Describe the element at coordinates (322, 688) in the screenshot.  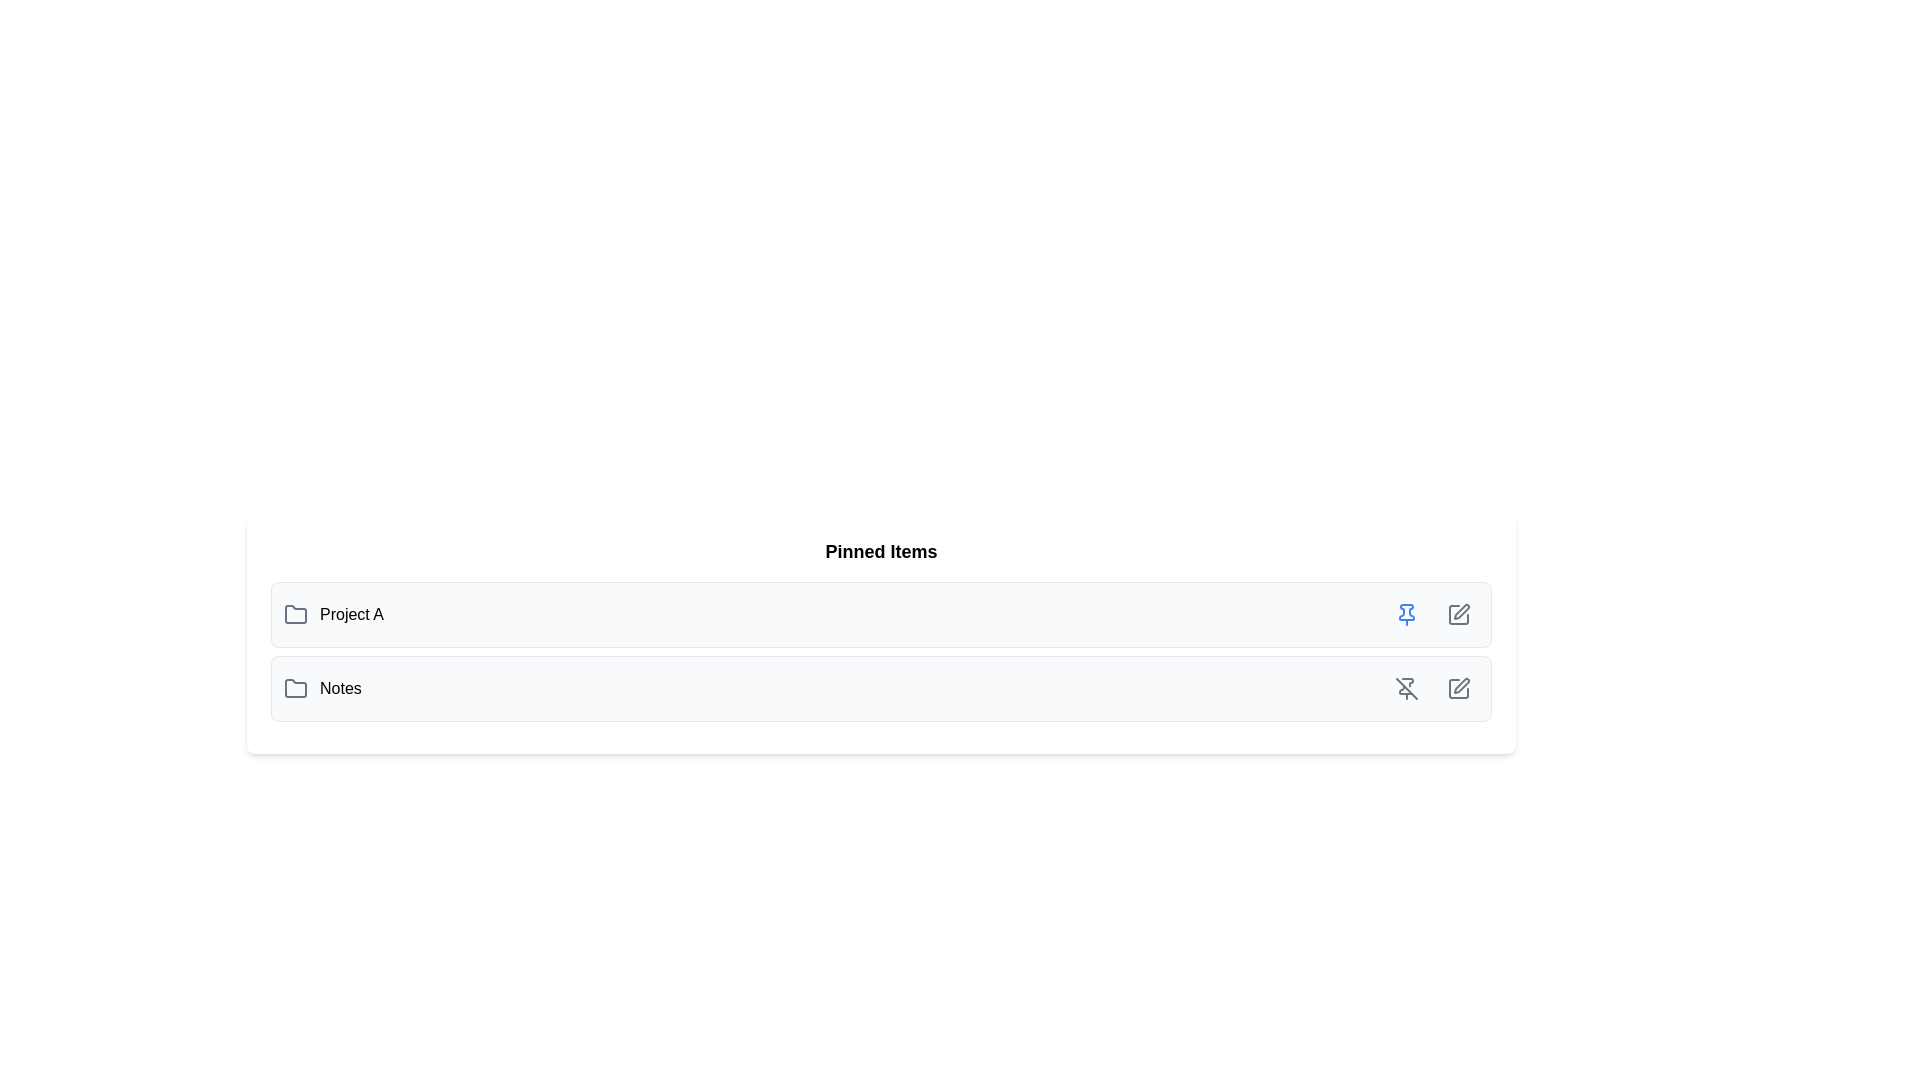
I see `the folder icon in the 'Notes' text label` at that location.